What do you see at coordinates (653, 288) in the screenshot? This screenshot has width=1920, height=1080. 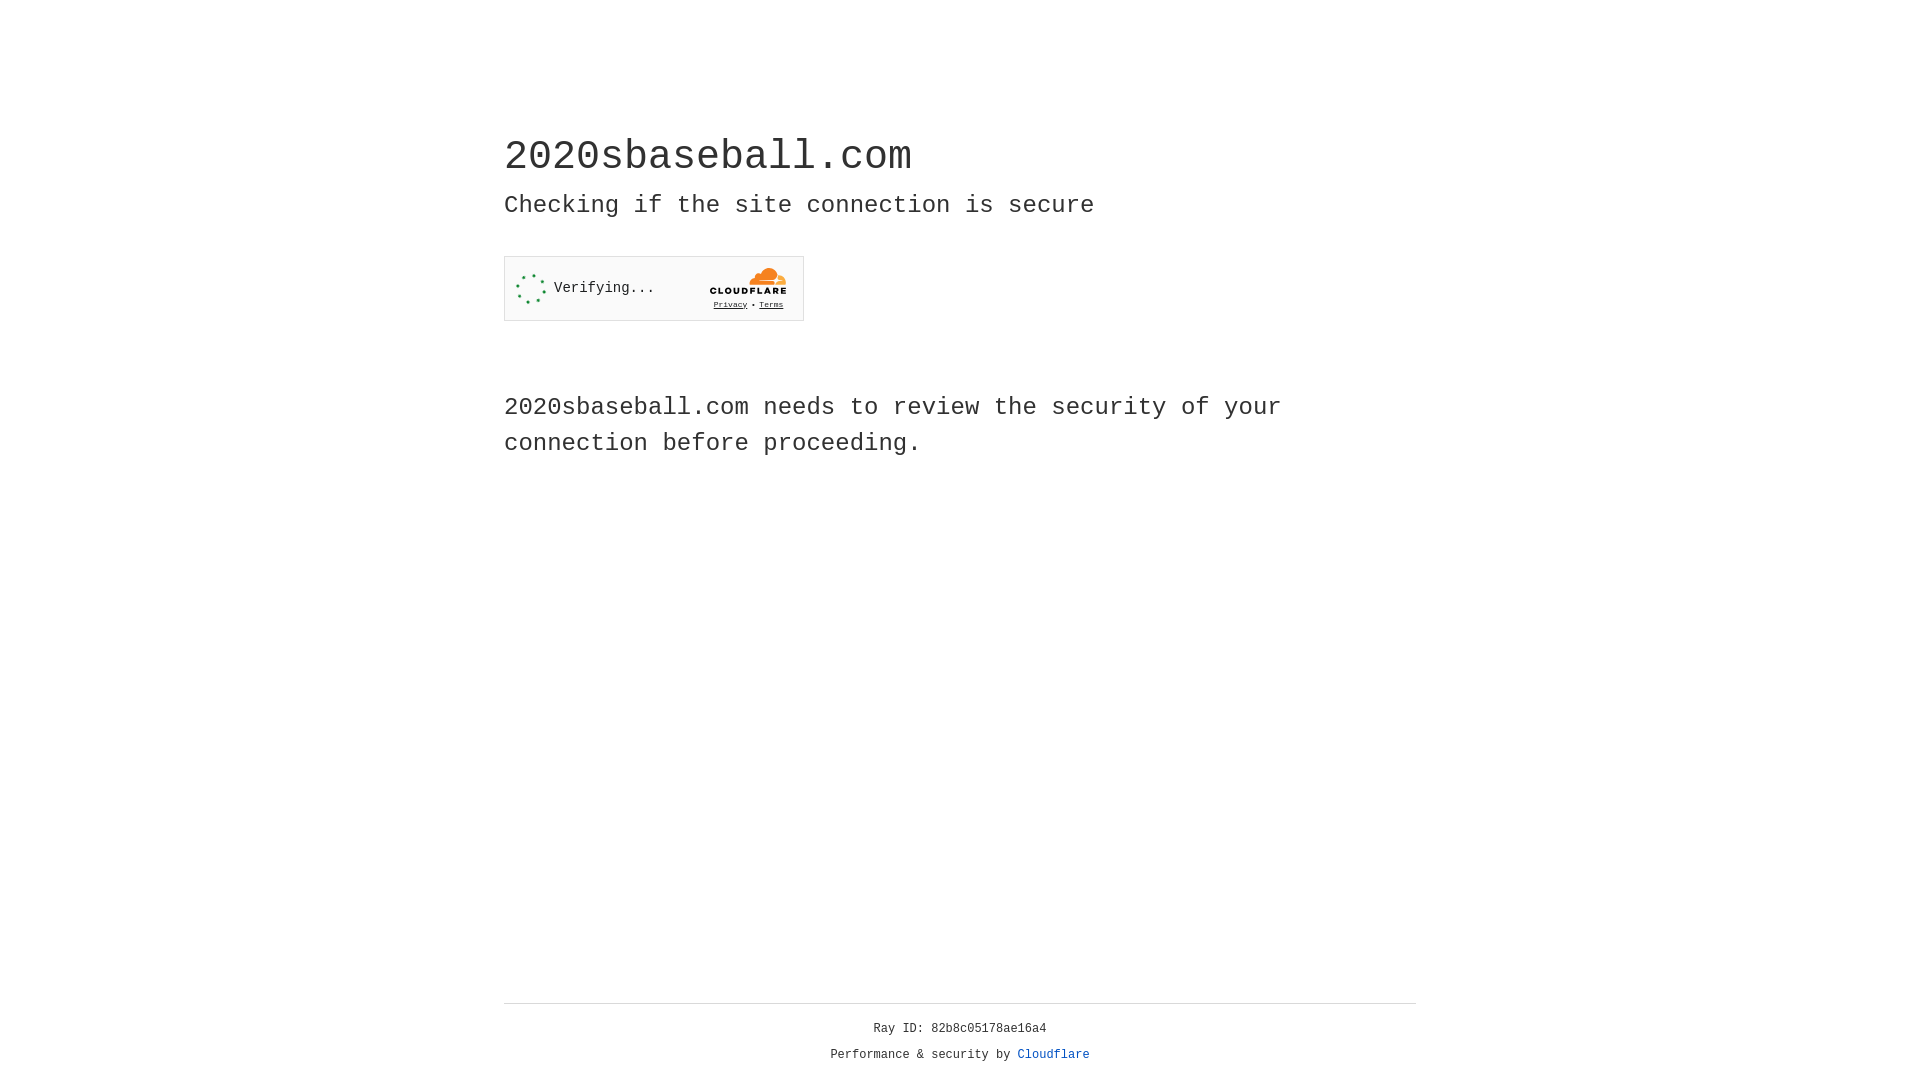 I see `'Widget containing a Cloudflare security challenge'` at bounding box center [653, 288].